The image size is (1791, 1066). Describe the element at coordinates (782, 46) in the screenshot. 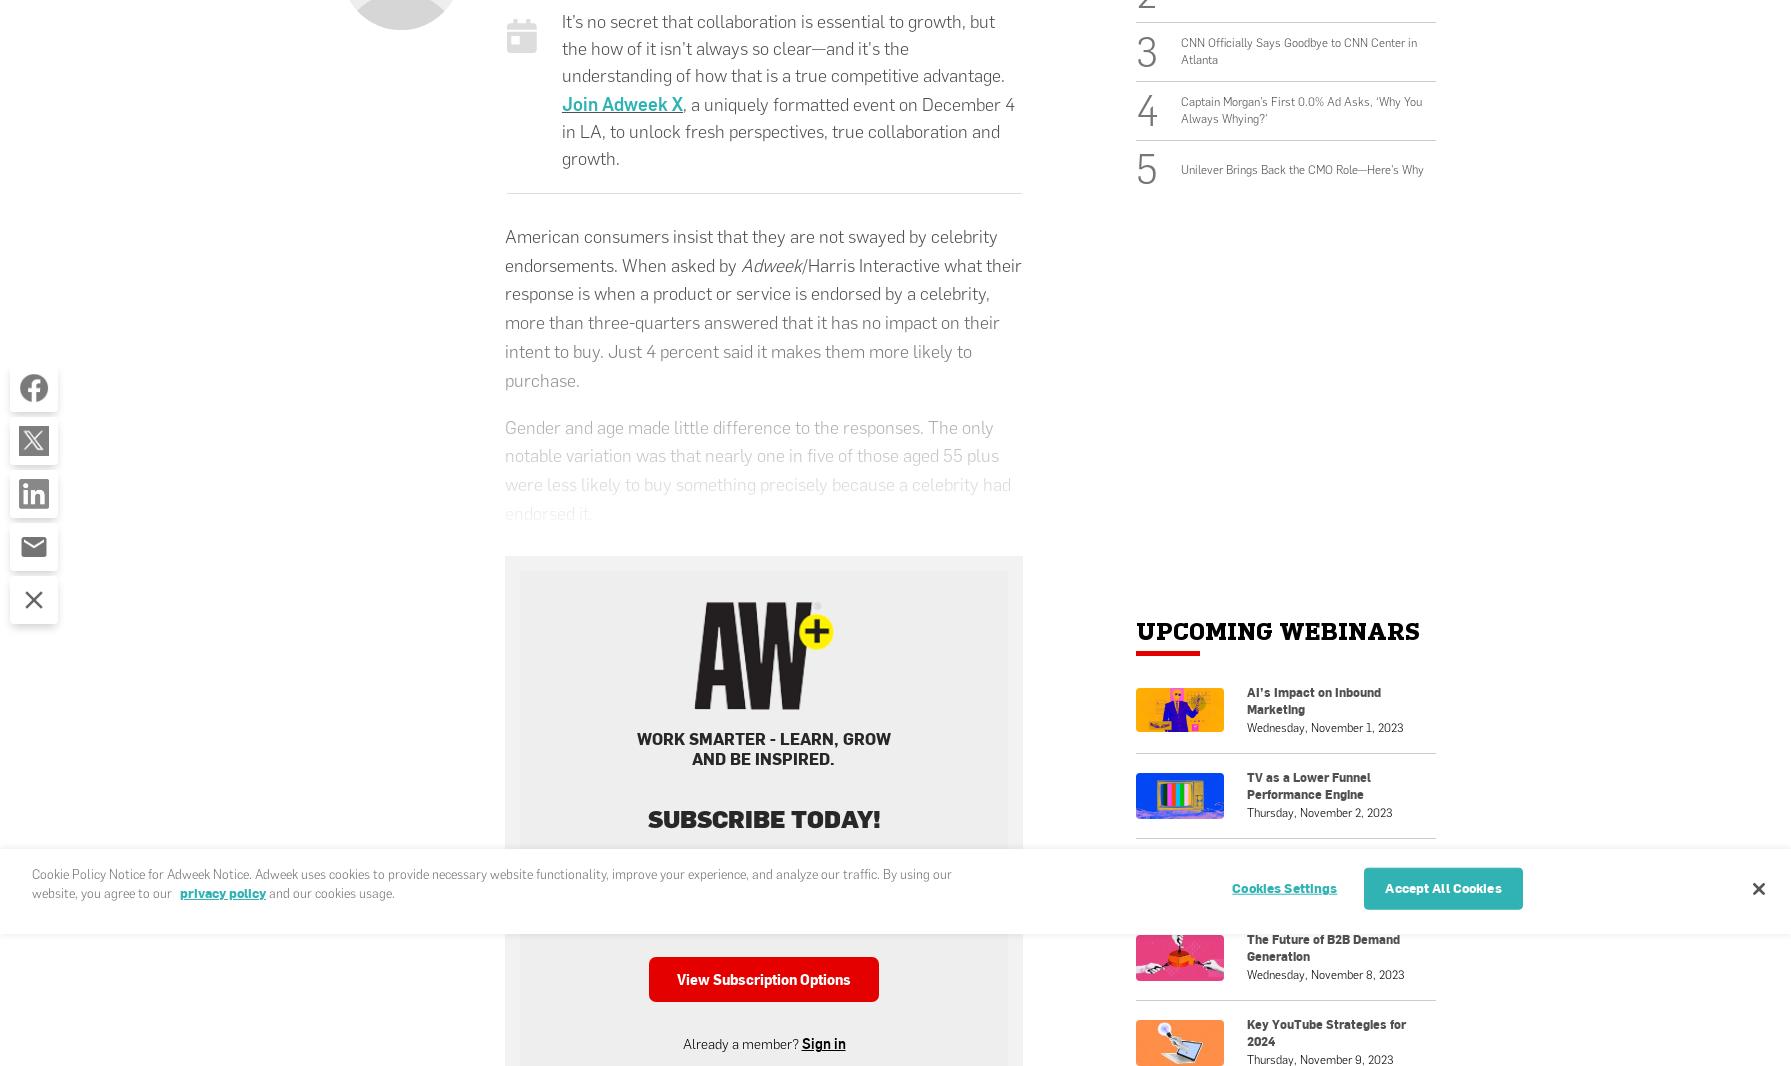

I see `'It’s no secret that collaboration is essential to growth, but the how of it isn’t always so clear—and it's the understanding of how that is a true competitive advantage.'` at that location.